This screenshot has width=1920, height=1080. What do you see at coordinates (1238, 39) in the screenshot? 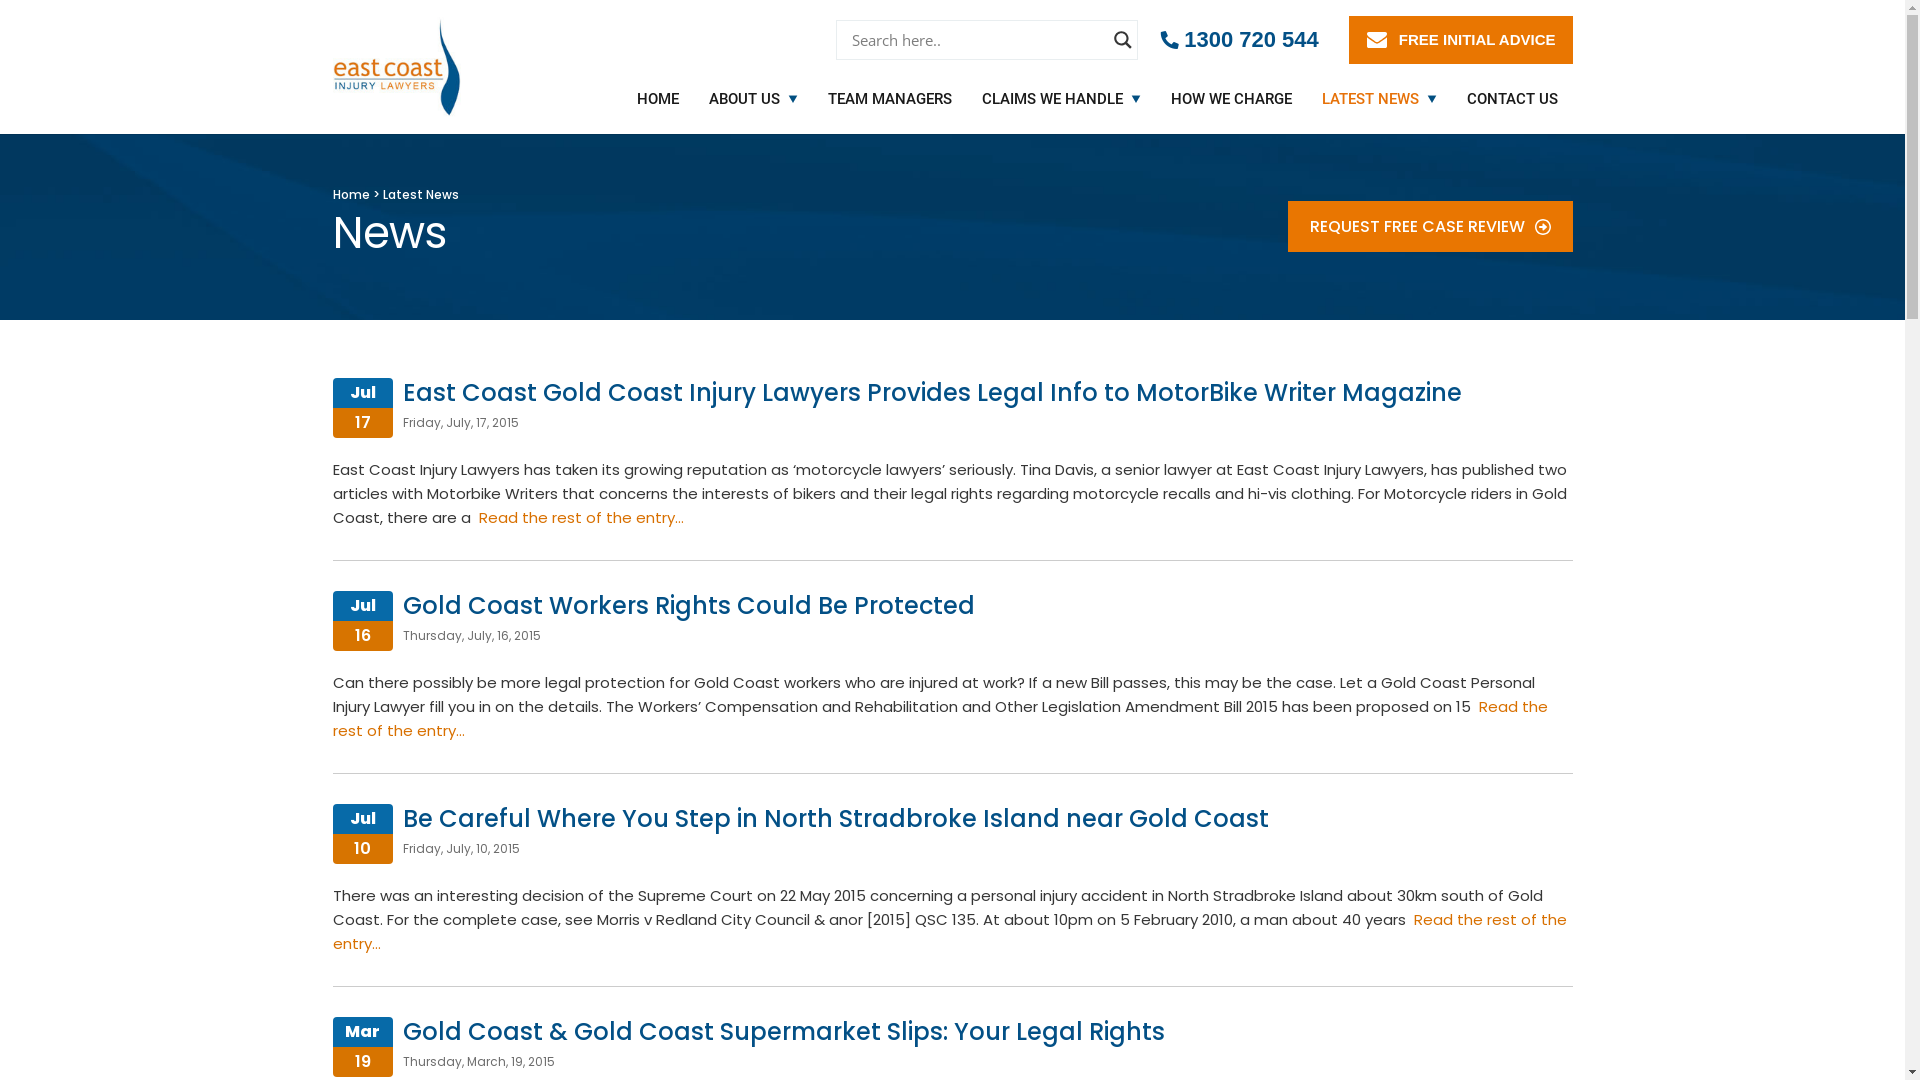
I see `'1300 720 544'` at bounding box center [1238, 39].